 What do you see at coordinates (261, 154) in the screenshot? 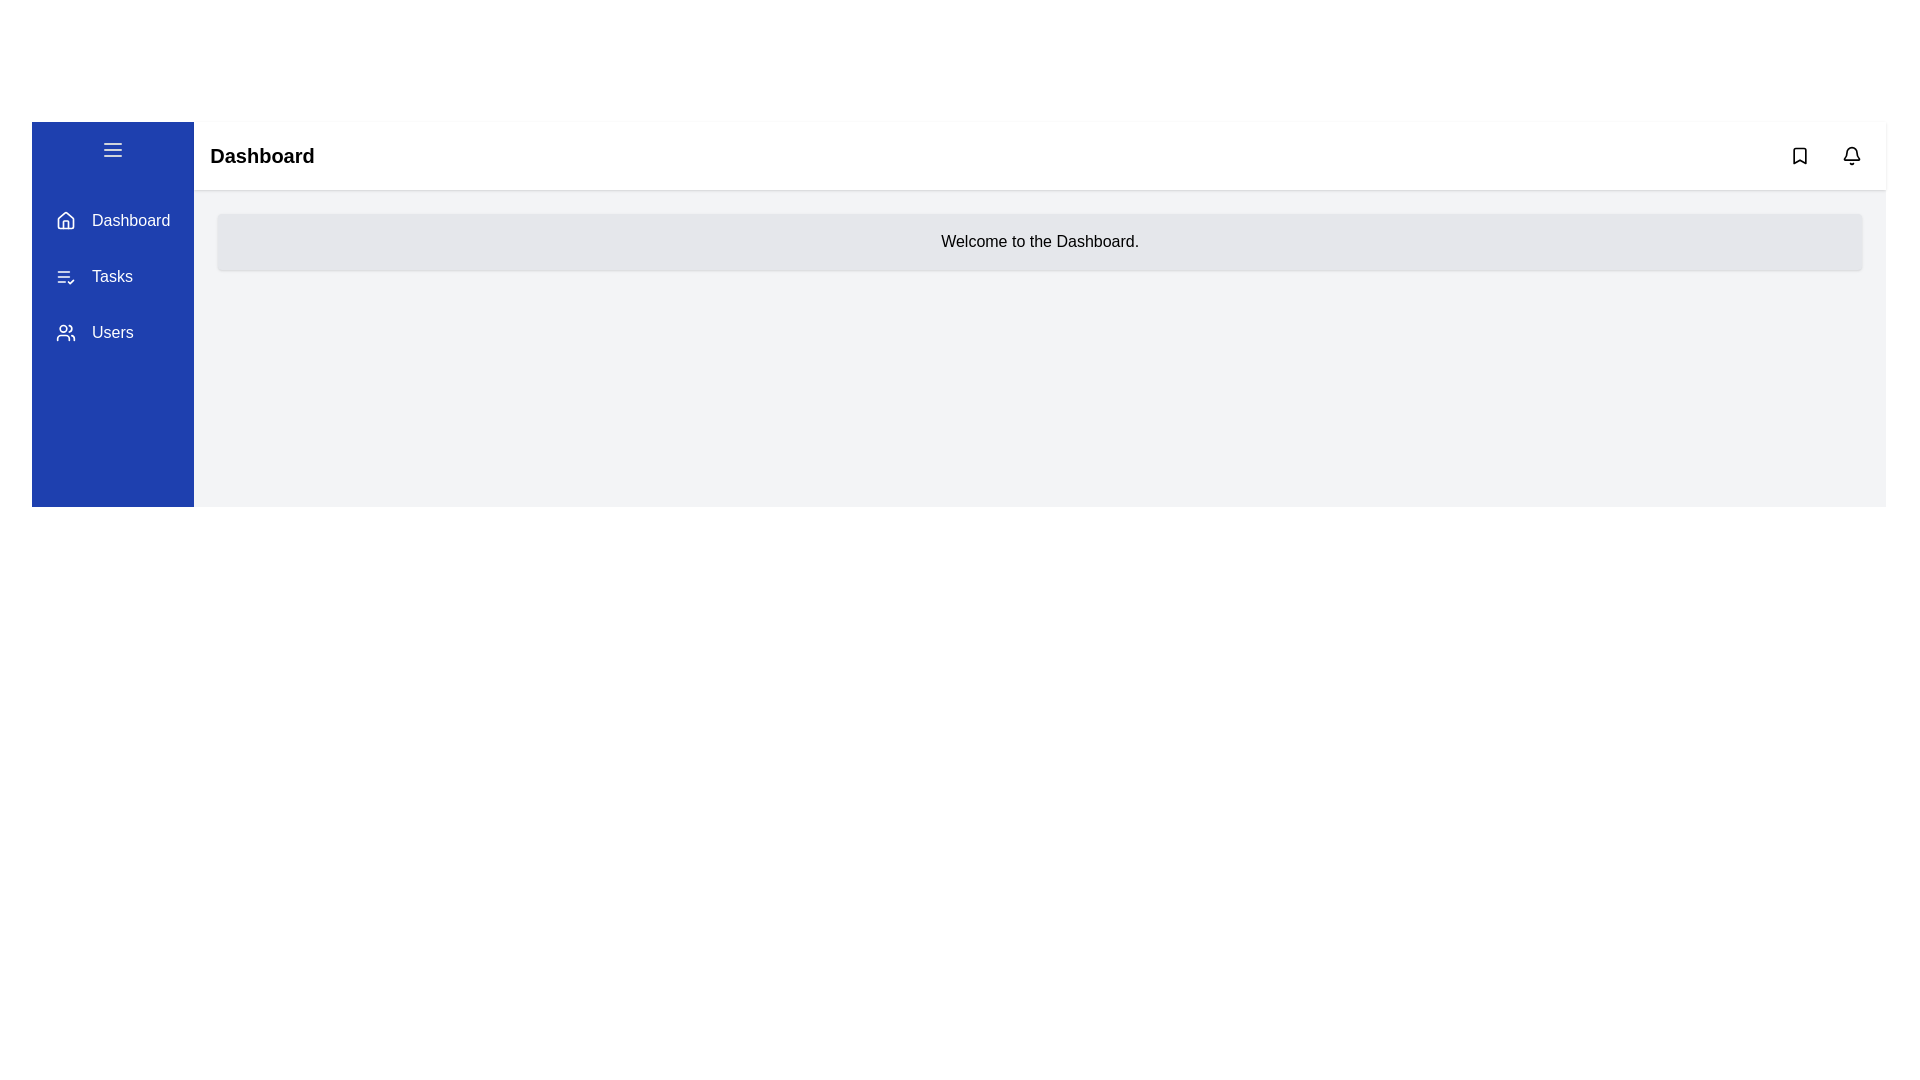
I see `text content of the Text Label indicating the current active section of the application, located at the top-left corner of the main content area, right of the blue vertical sidebar` at bounding box center [261, 154].